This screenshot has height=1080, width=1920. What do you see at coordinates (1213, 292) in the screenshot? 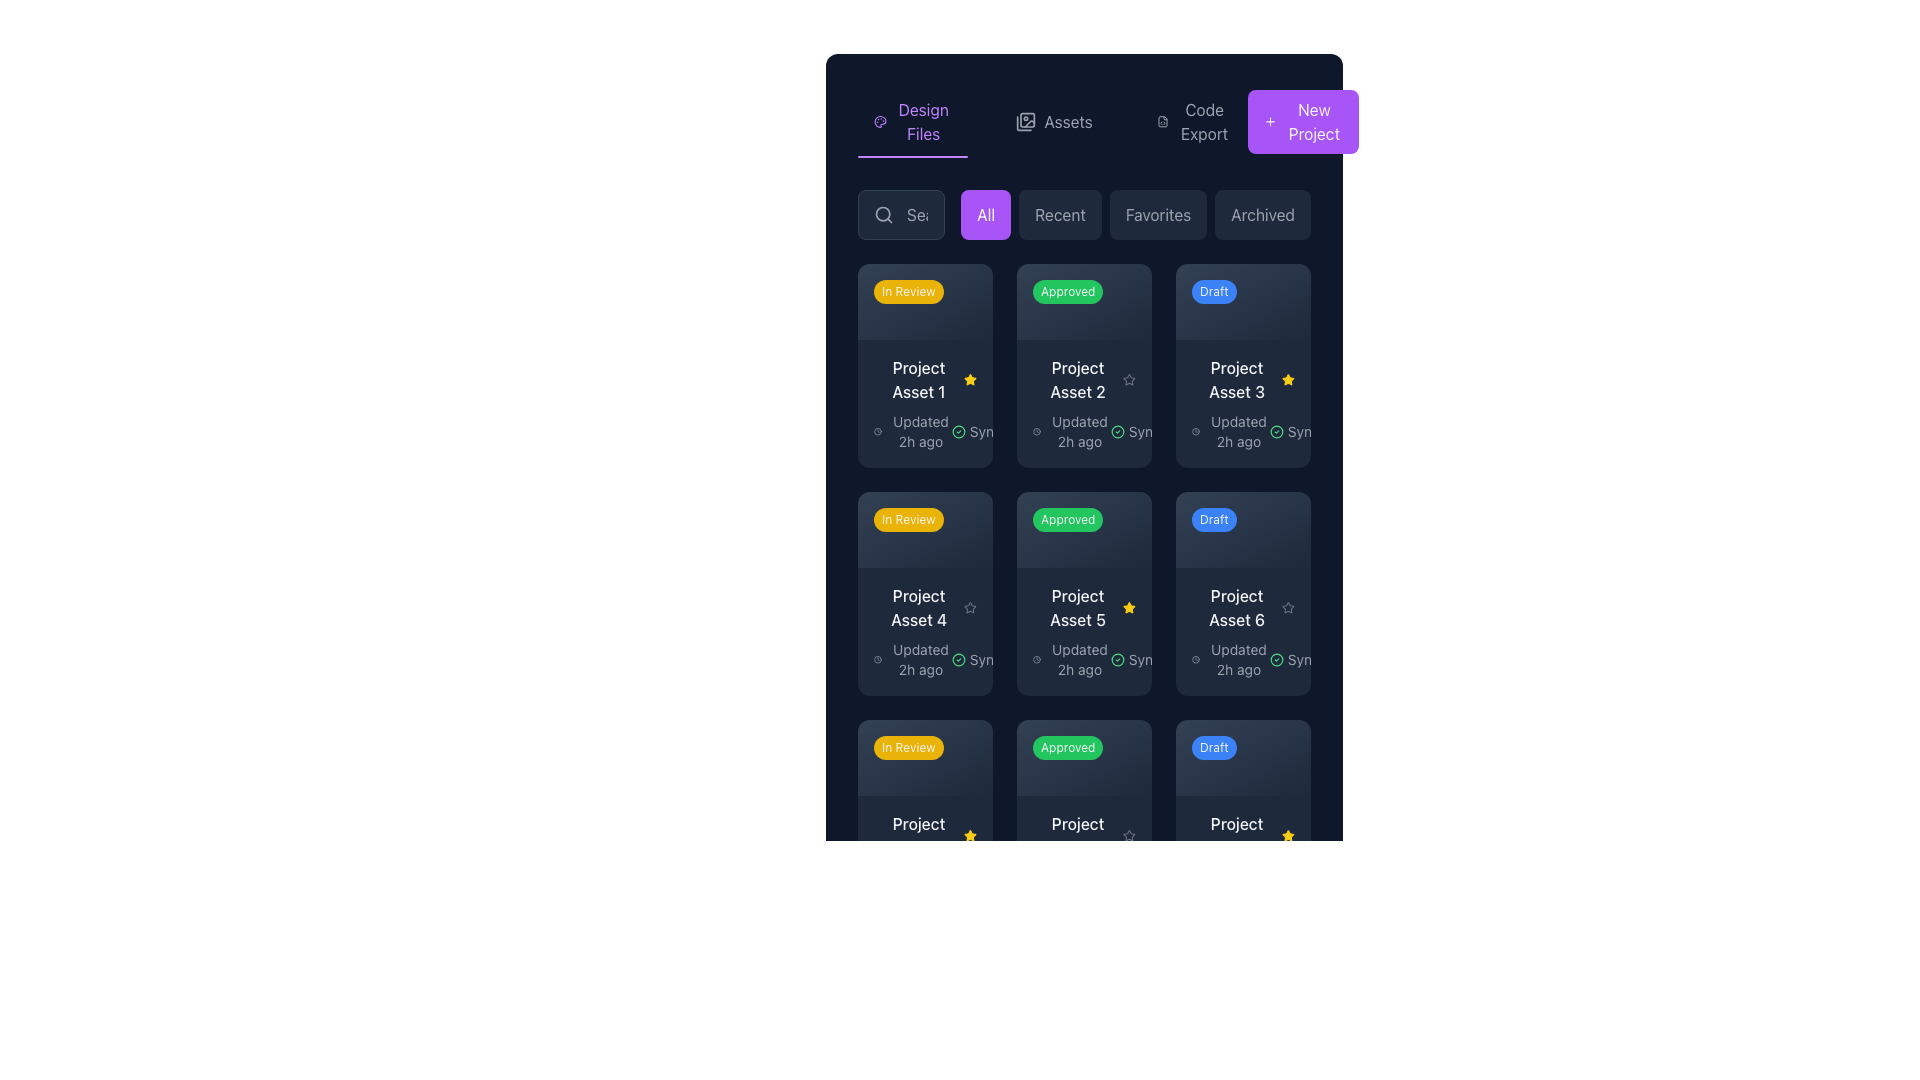
I see `the 'Draft' status label located at the top-left corner of the project card` at bounding box center [1213, 292].